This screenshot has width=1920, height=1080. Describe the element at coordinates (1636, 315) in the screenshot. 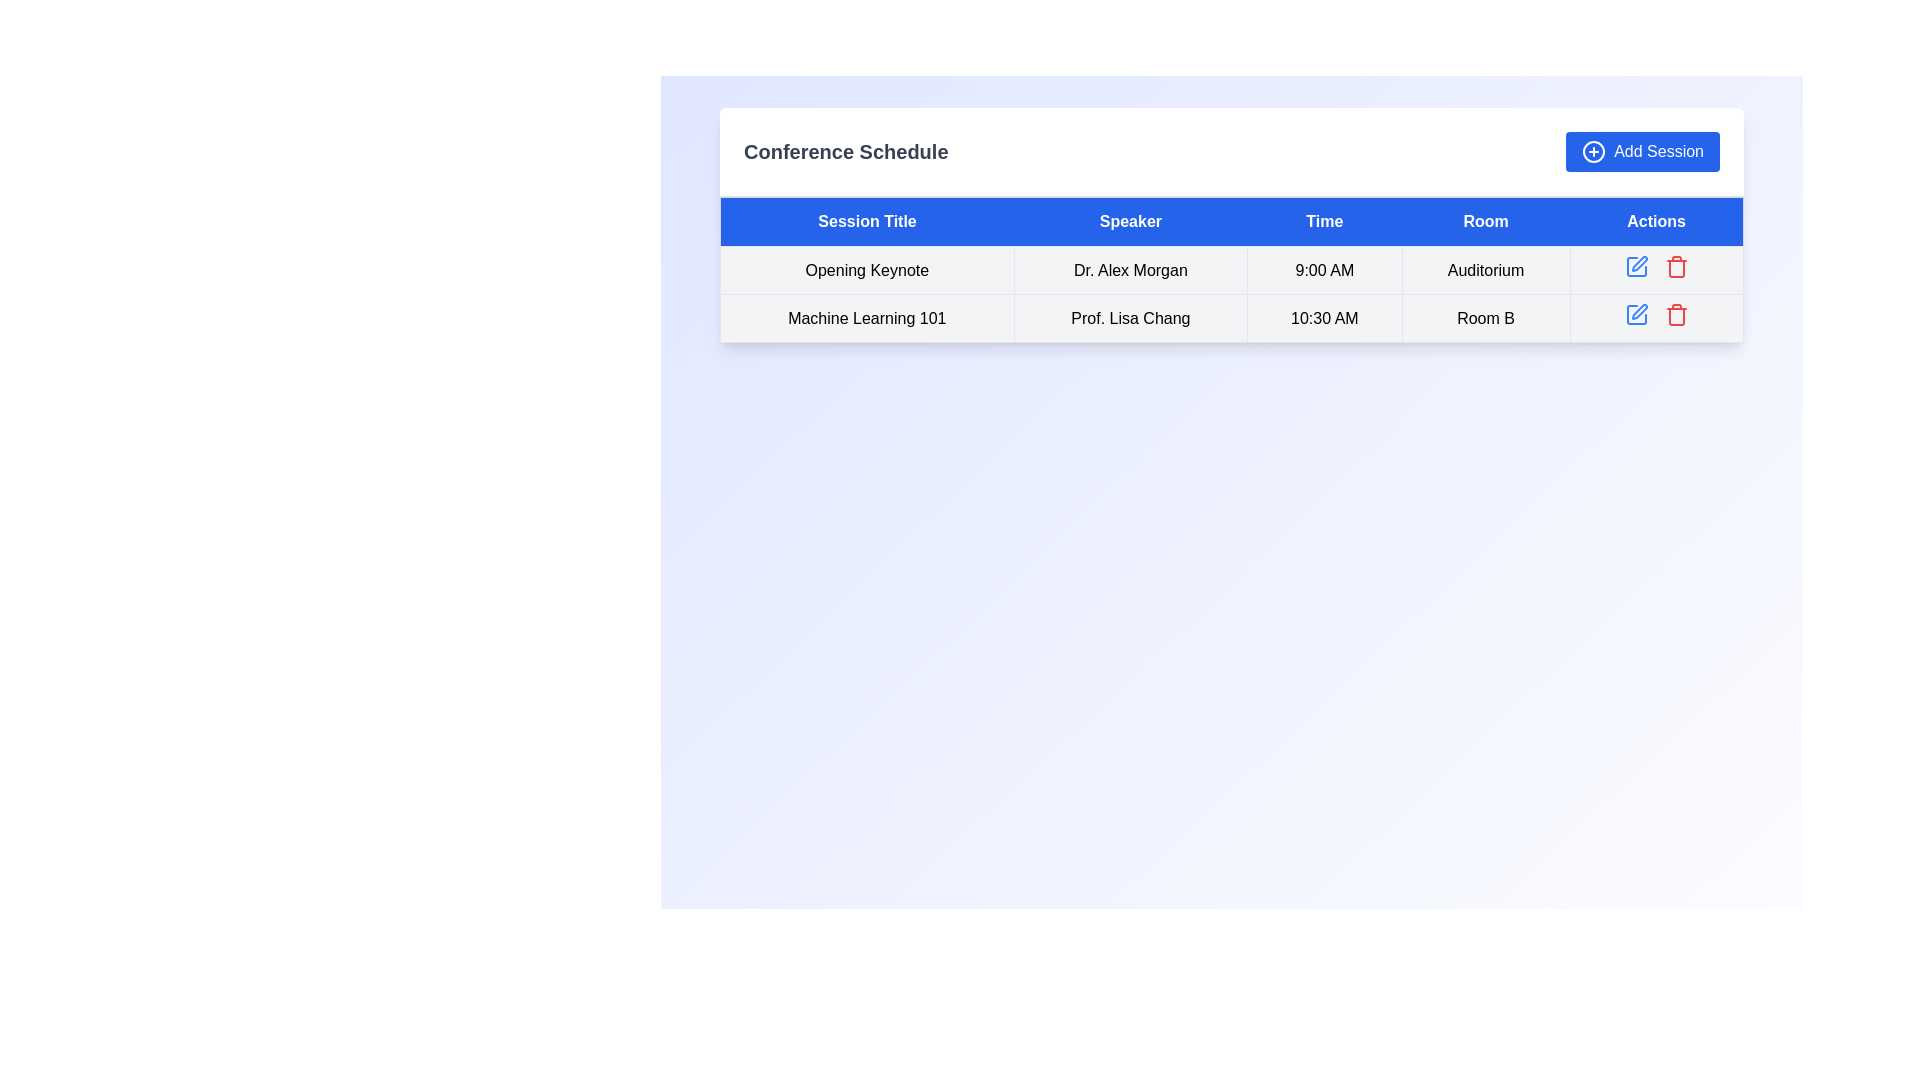

I see `the blue pencil icon button in the 'Actions' column of the second row under the 'Conference Schedule' header` at that location.